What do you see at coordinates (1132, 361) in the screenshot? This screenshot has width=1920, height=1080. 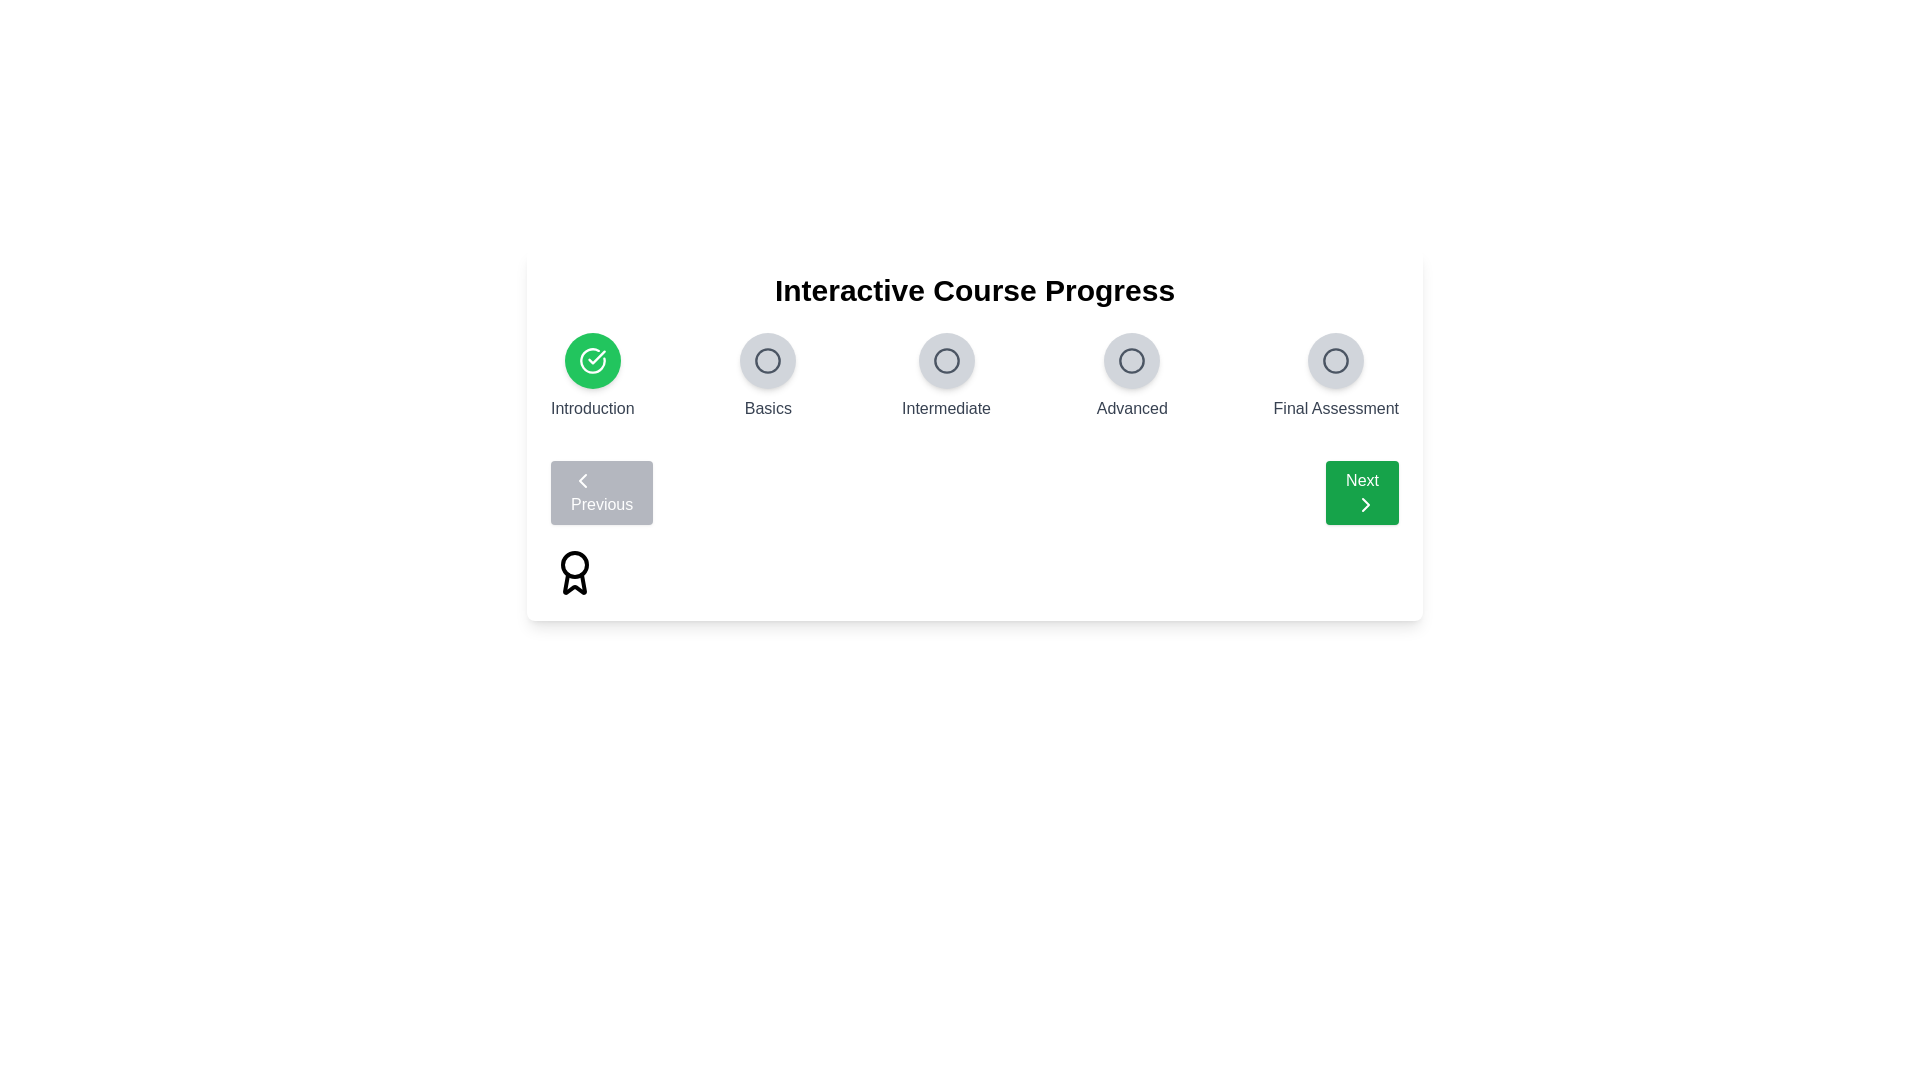 I see `the circular button with a gray background located under the label 'Advanced', positioned between the 'Intermediate' and 'Final Assessment' buttons` at bounding box center [1132, 361].